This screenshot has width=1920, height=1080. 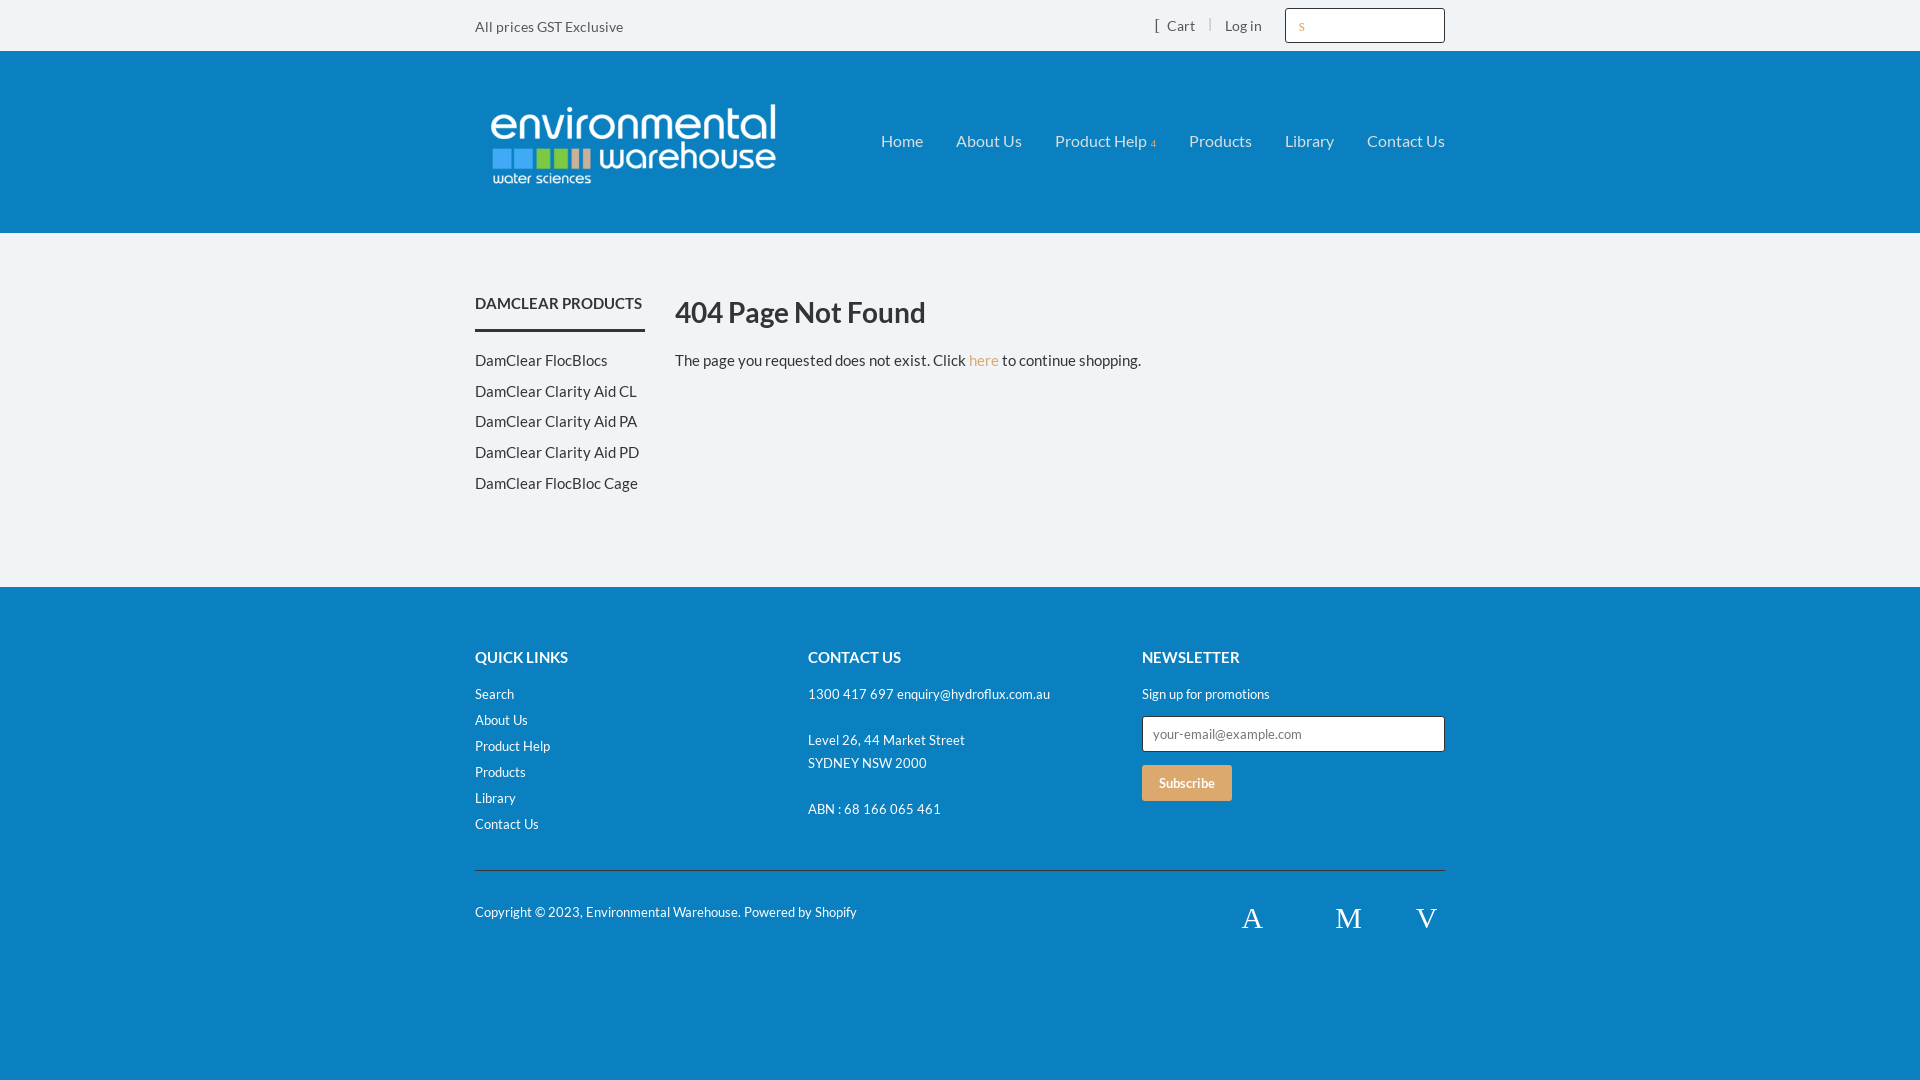 I want to click on 'DamClear Clarity Aid PD', so click(x=556, y=451).